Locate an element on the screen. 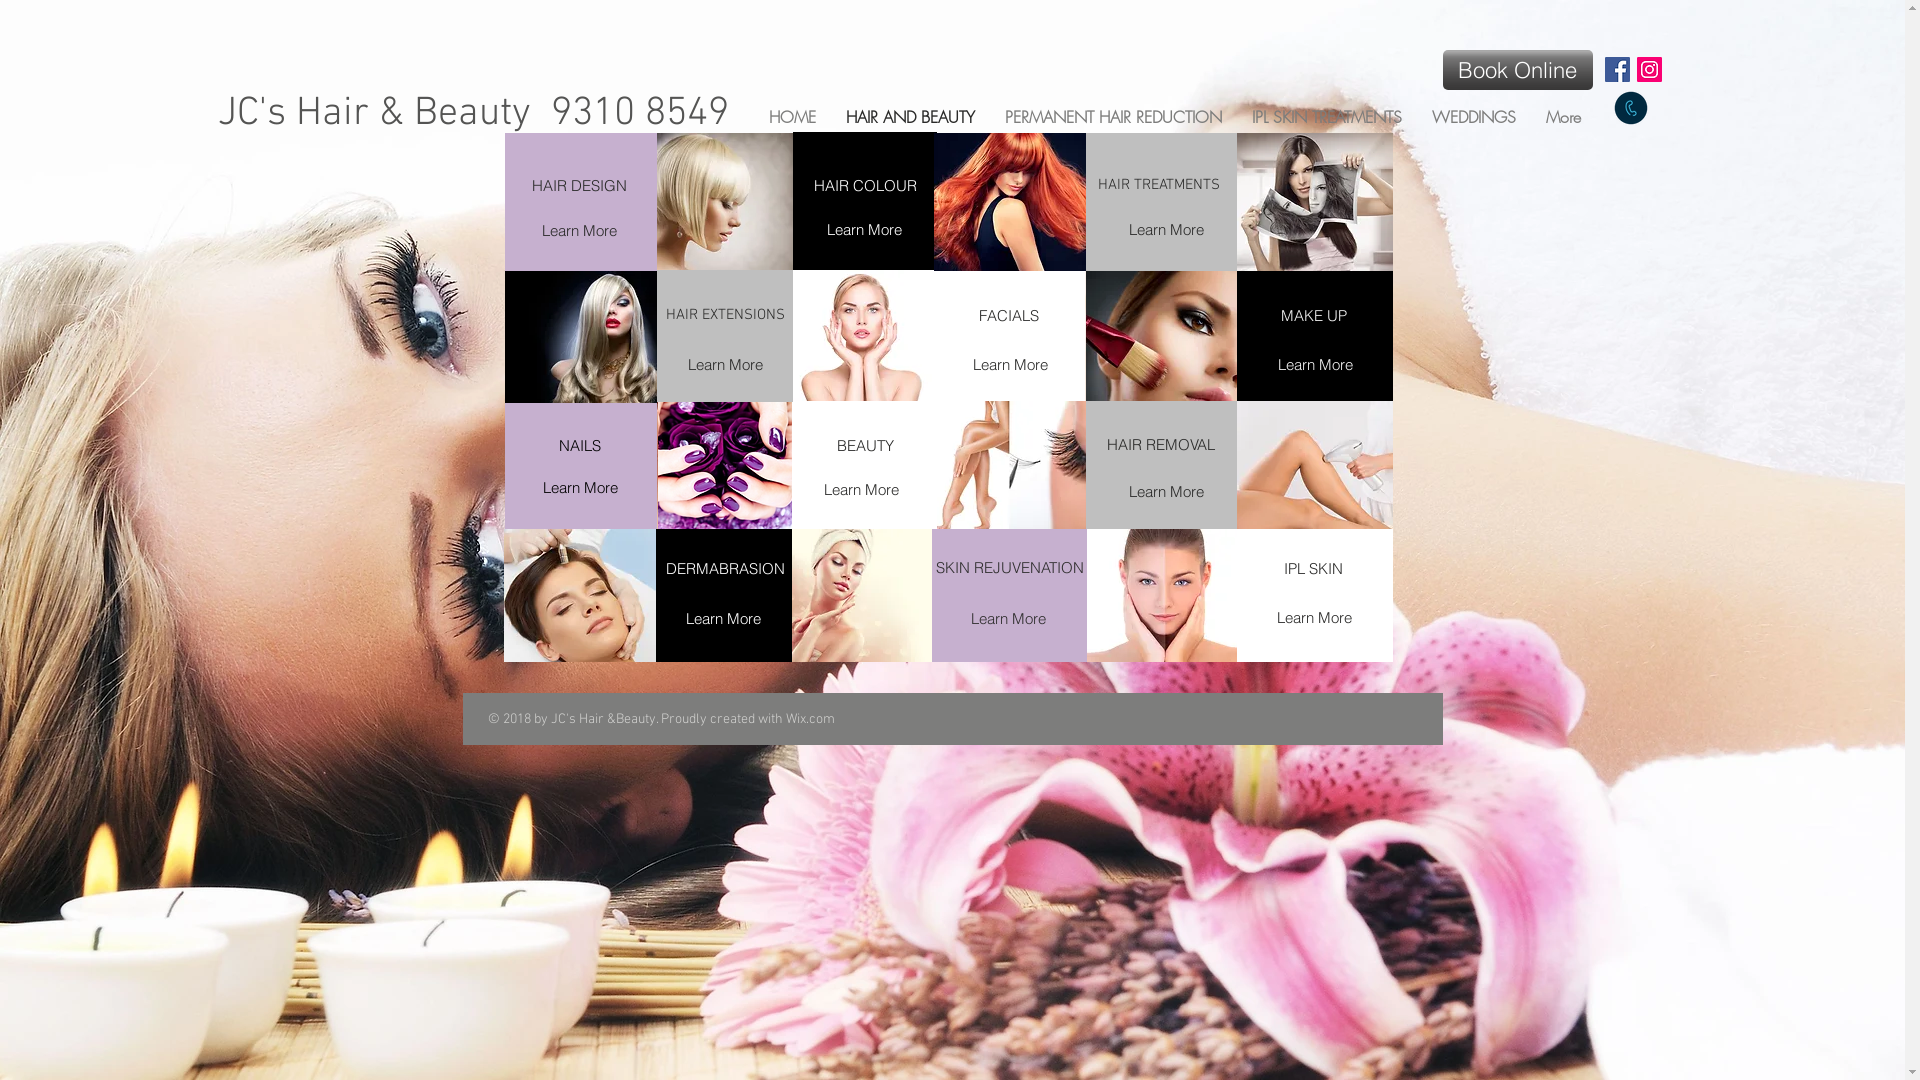 Image resolution: width=1920 pixels, height=1080 pixels. 'JC's Hair & Beauty  9310 8549' is located at coordinates (472, 114).